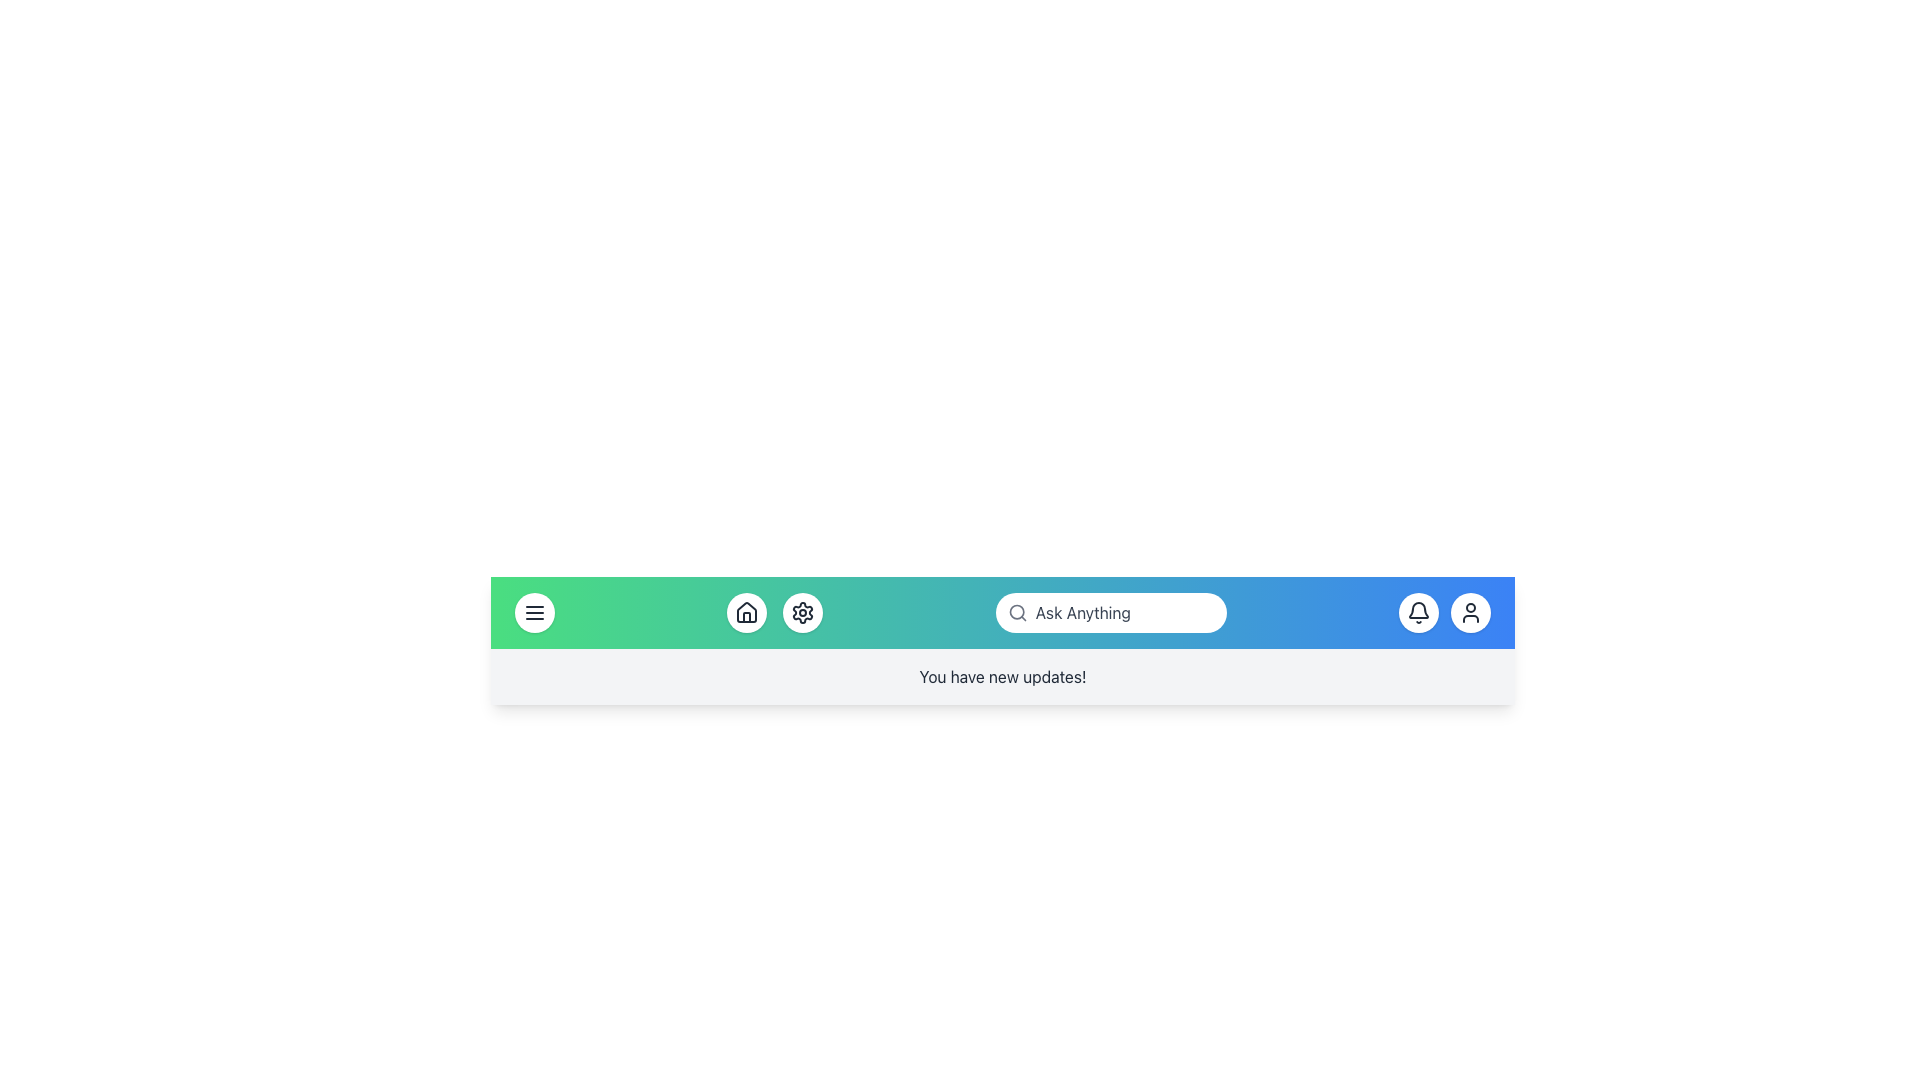 This screenshot has width=1920, height=1080. What do you see at coordinates (1016, 611) in the screenshot?
I see `the circular graphical component within the SVG that is part of the search icon, located at the center of the magnifying glass` at bounding box center [1016, 611].